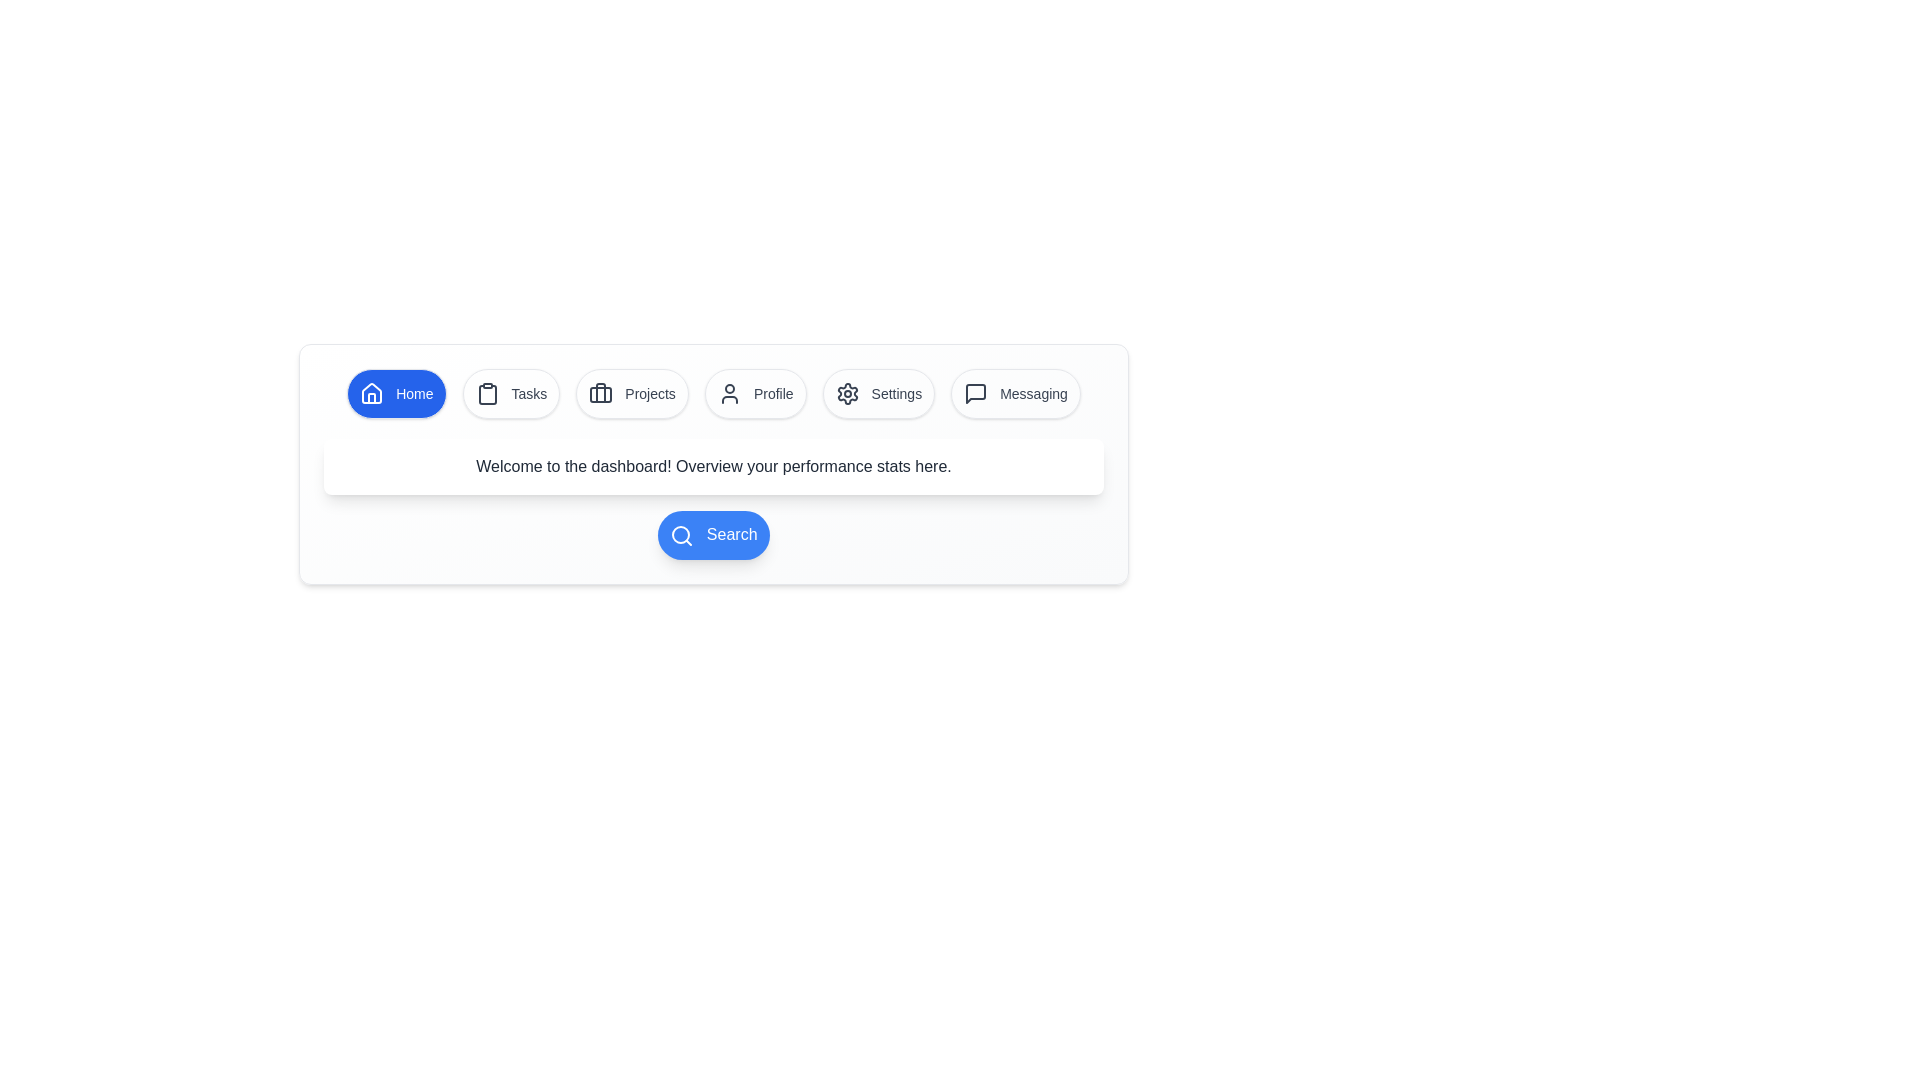 Image resolution: width=1920 pixels, height=1080 pixels. I want to click on the rounded button labeled 'Profile' with a user icon on the left, which is the fourth button in the horizontal navigation row, to observe any visual response such as a color change, so click(754, 393).